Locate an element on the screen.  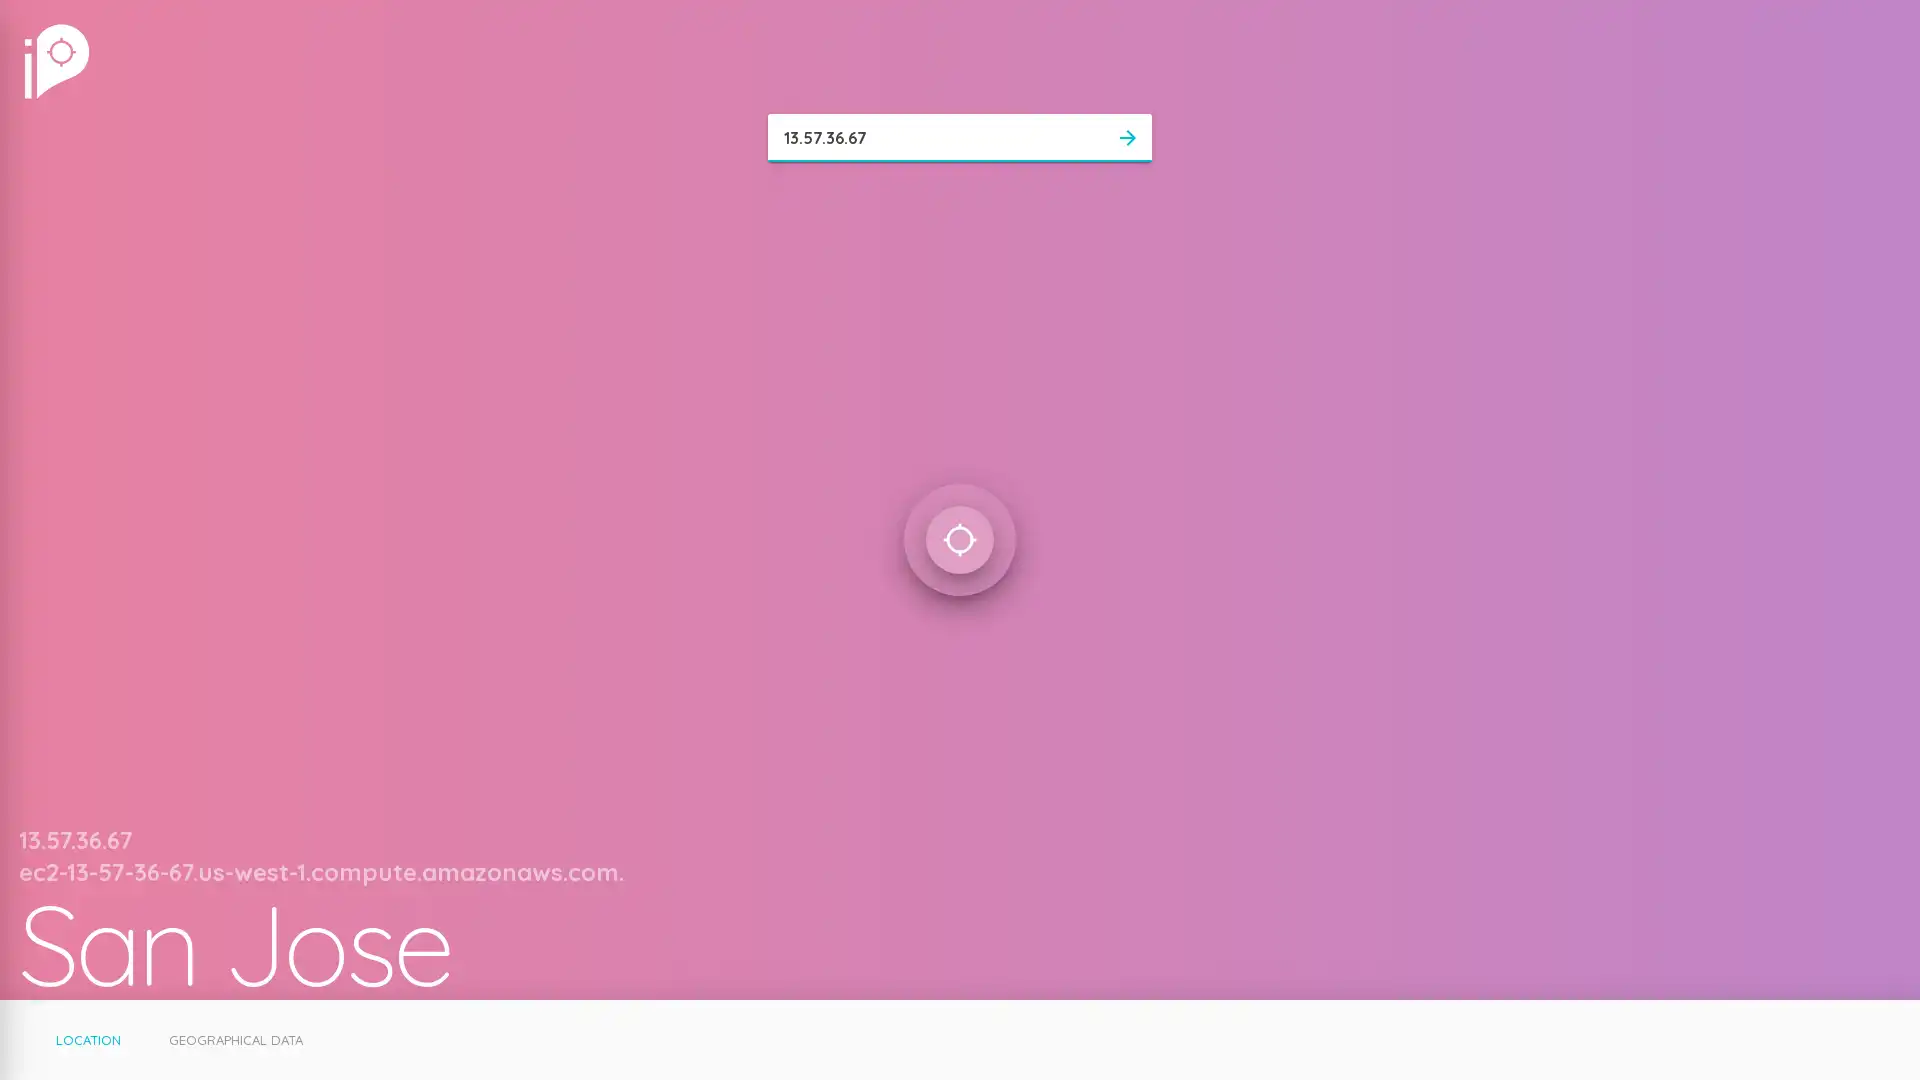
arrow_forward is located at coordinates (1128, 137).